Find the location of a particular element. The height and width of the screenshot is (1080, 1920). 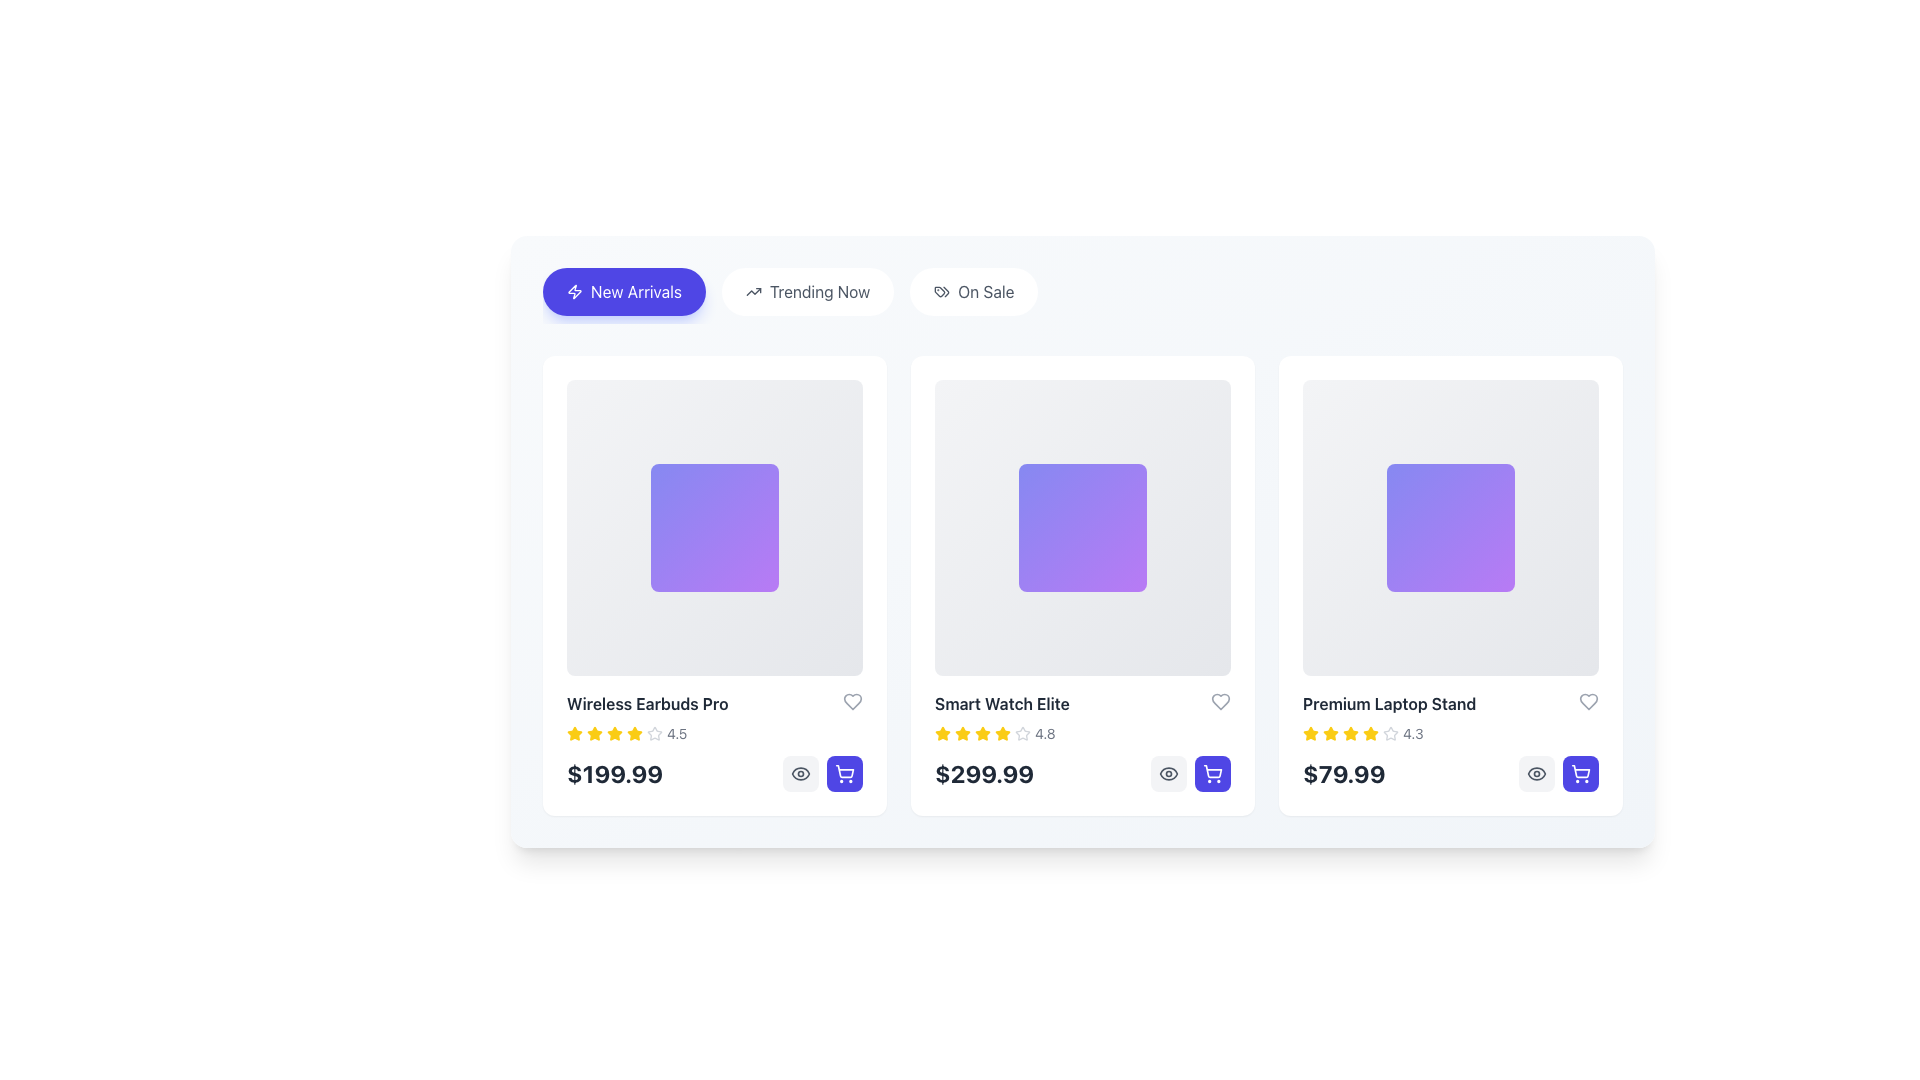

the fourth yellow star icon in the rating system below the title 'Premium Laptop Stand' to potentially rate the product is located at coordinates (1310, 732).